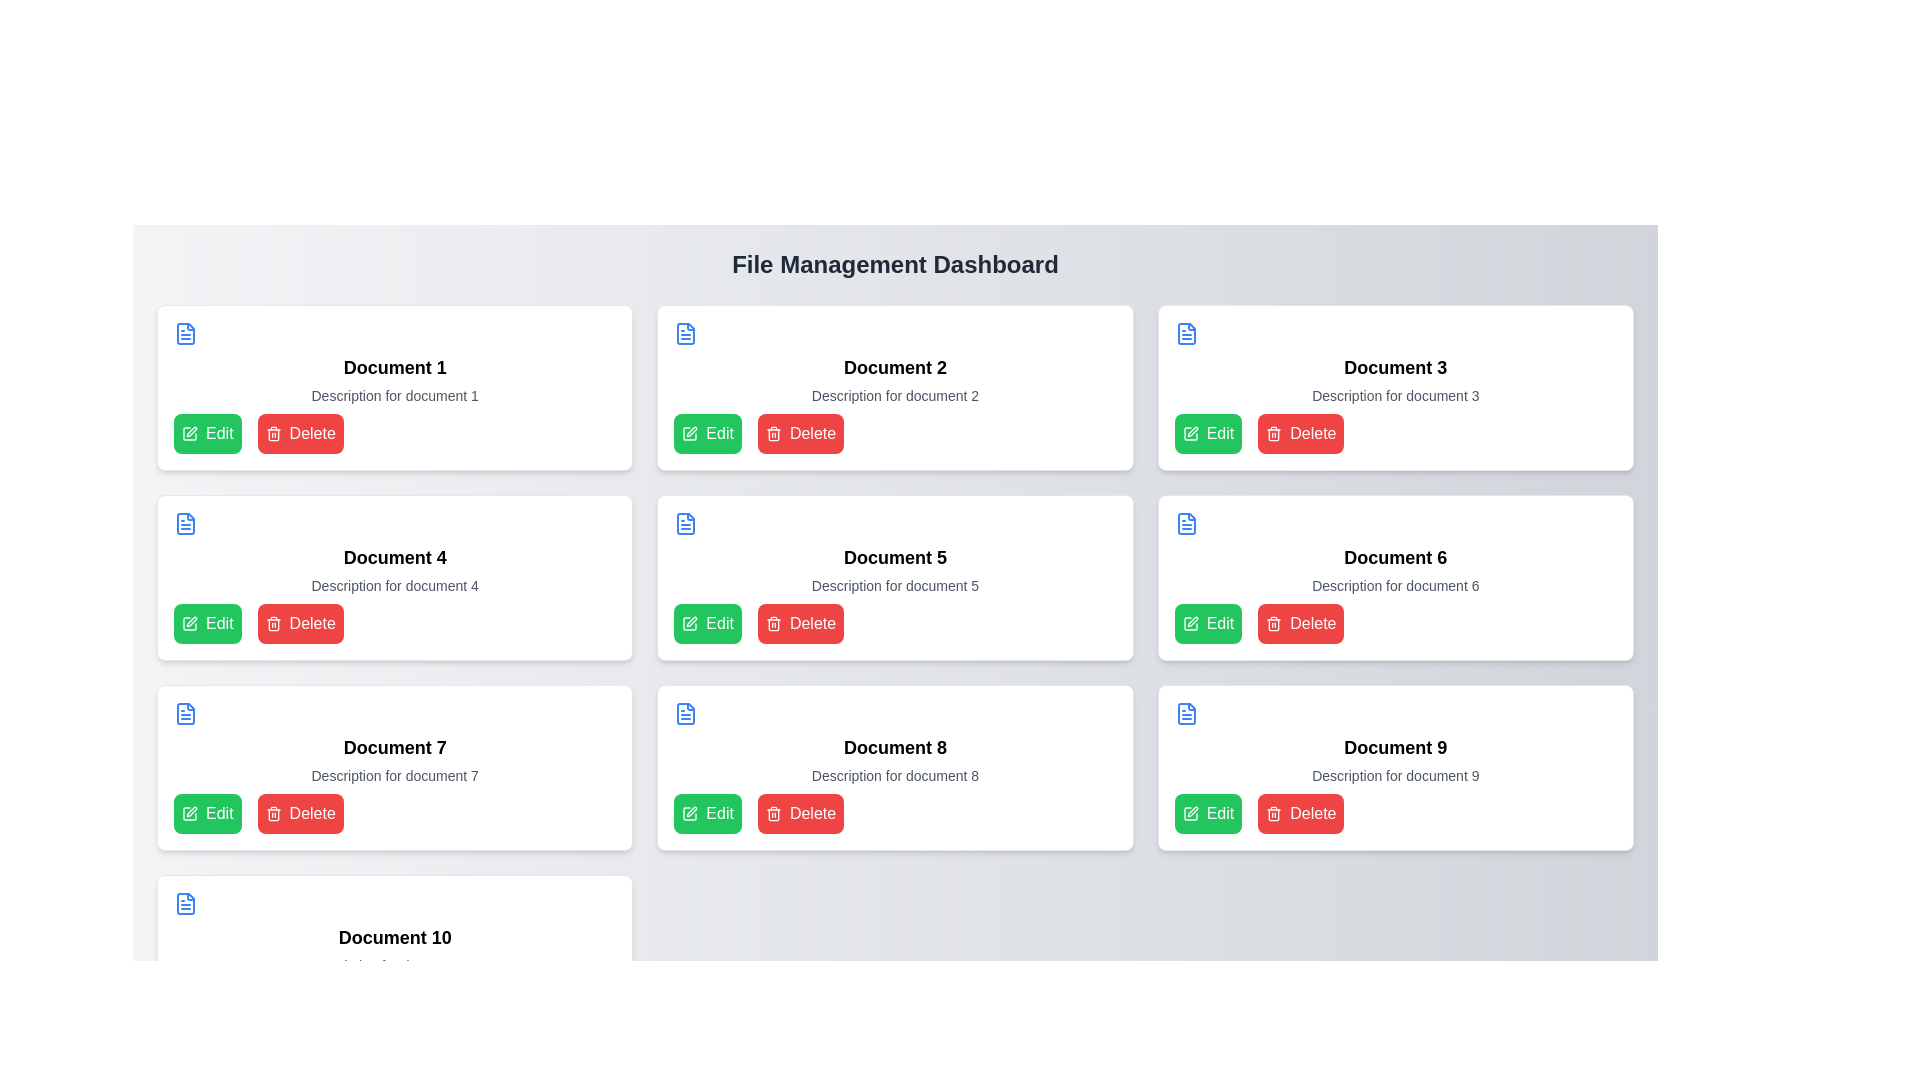 The width and height of the screenshot is (1920, 1080). I want to click on the text label displaying 'Document 6', which is prominently styled in bold and large font above other content in its card, located in the second row, third column of the grid, so click(1394, 558).